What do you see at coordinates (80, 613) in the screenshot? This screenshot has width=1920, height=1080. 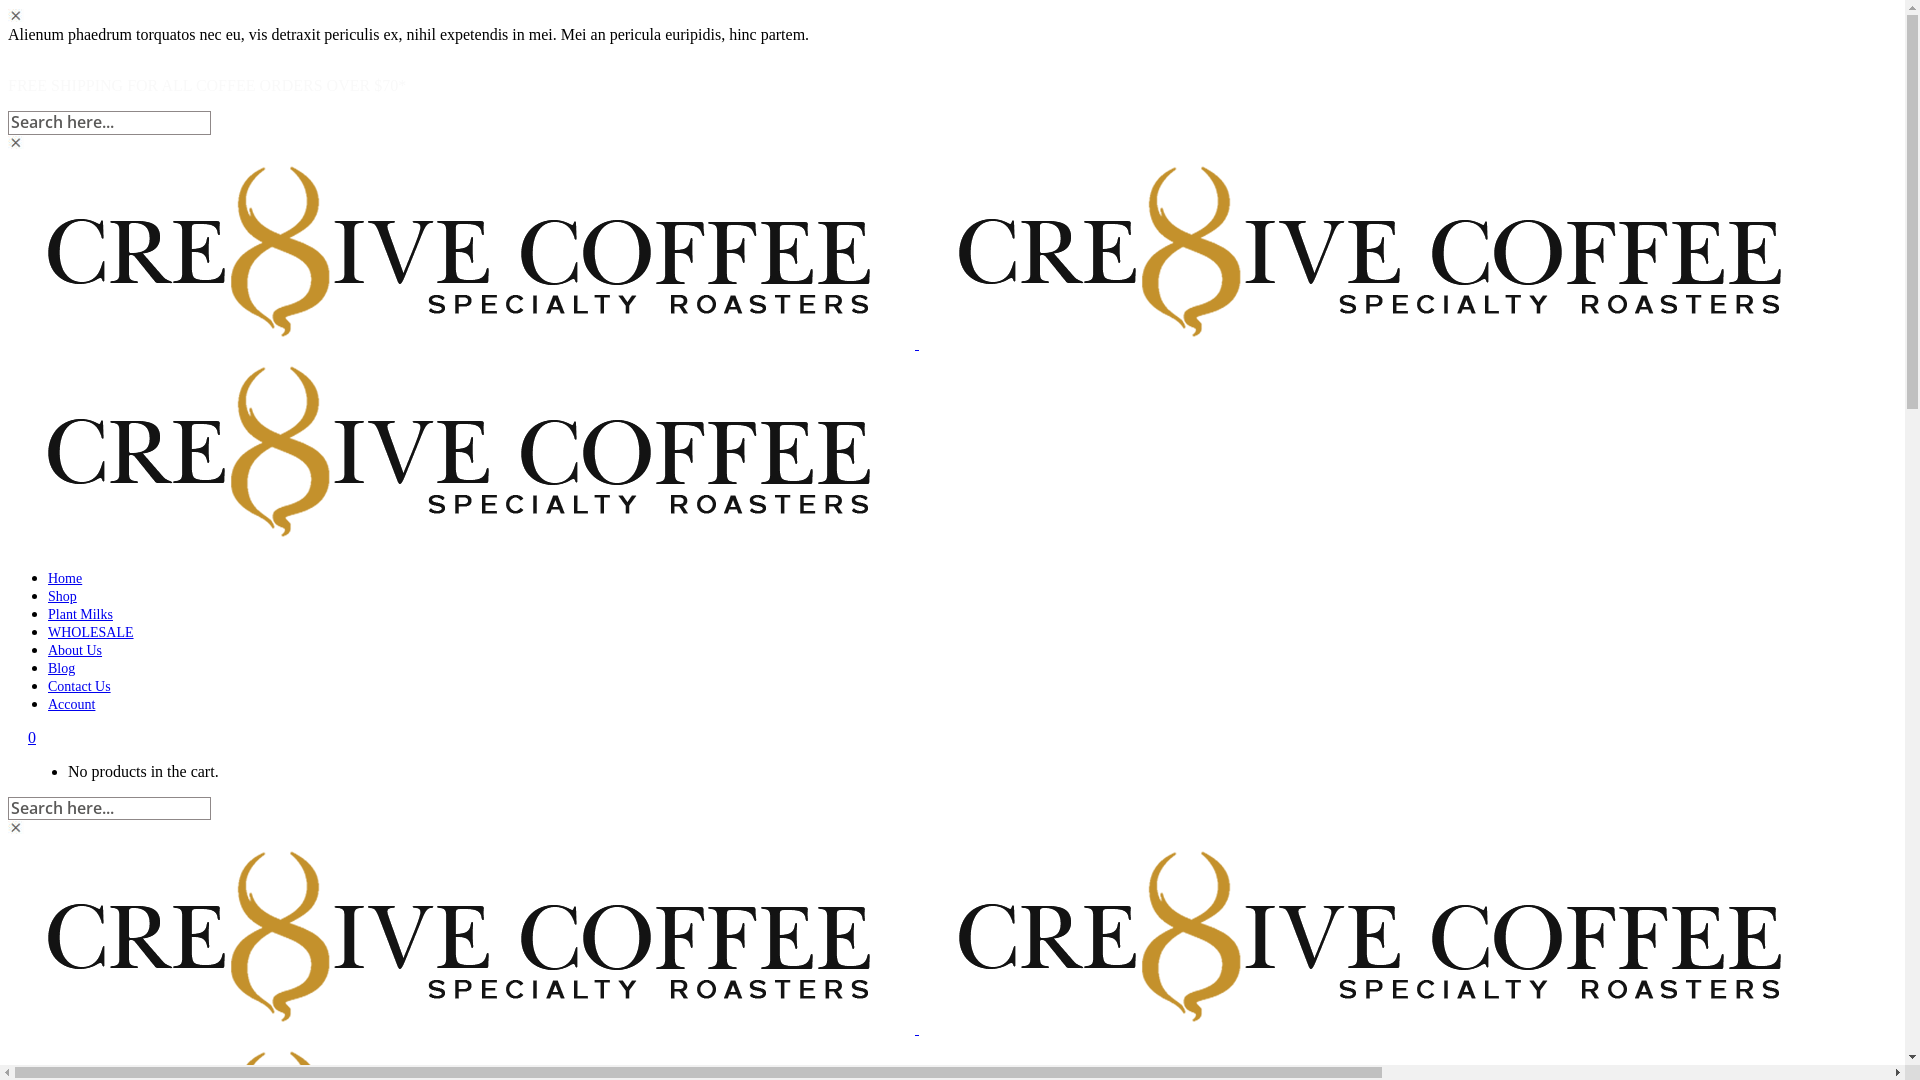 I see `'Plant Milks'` at bounding box center [80, 613].